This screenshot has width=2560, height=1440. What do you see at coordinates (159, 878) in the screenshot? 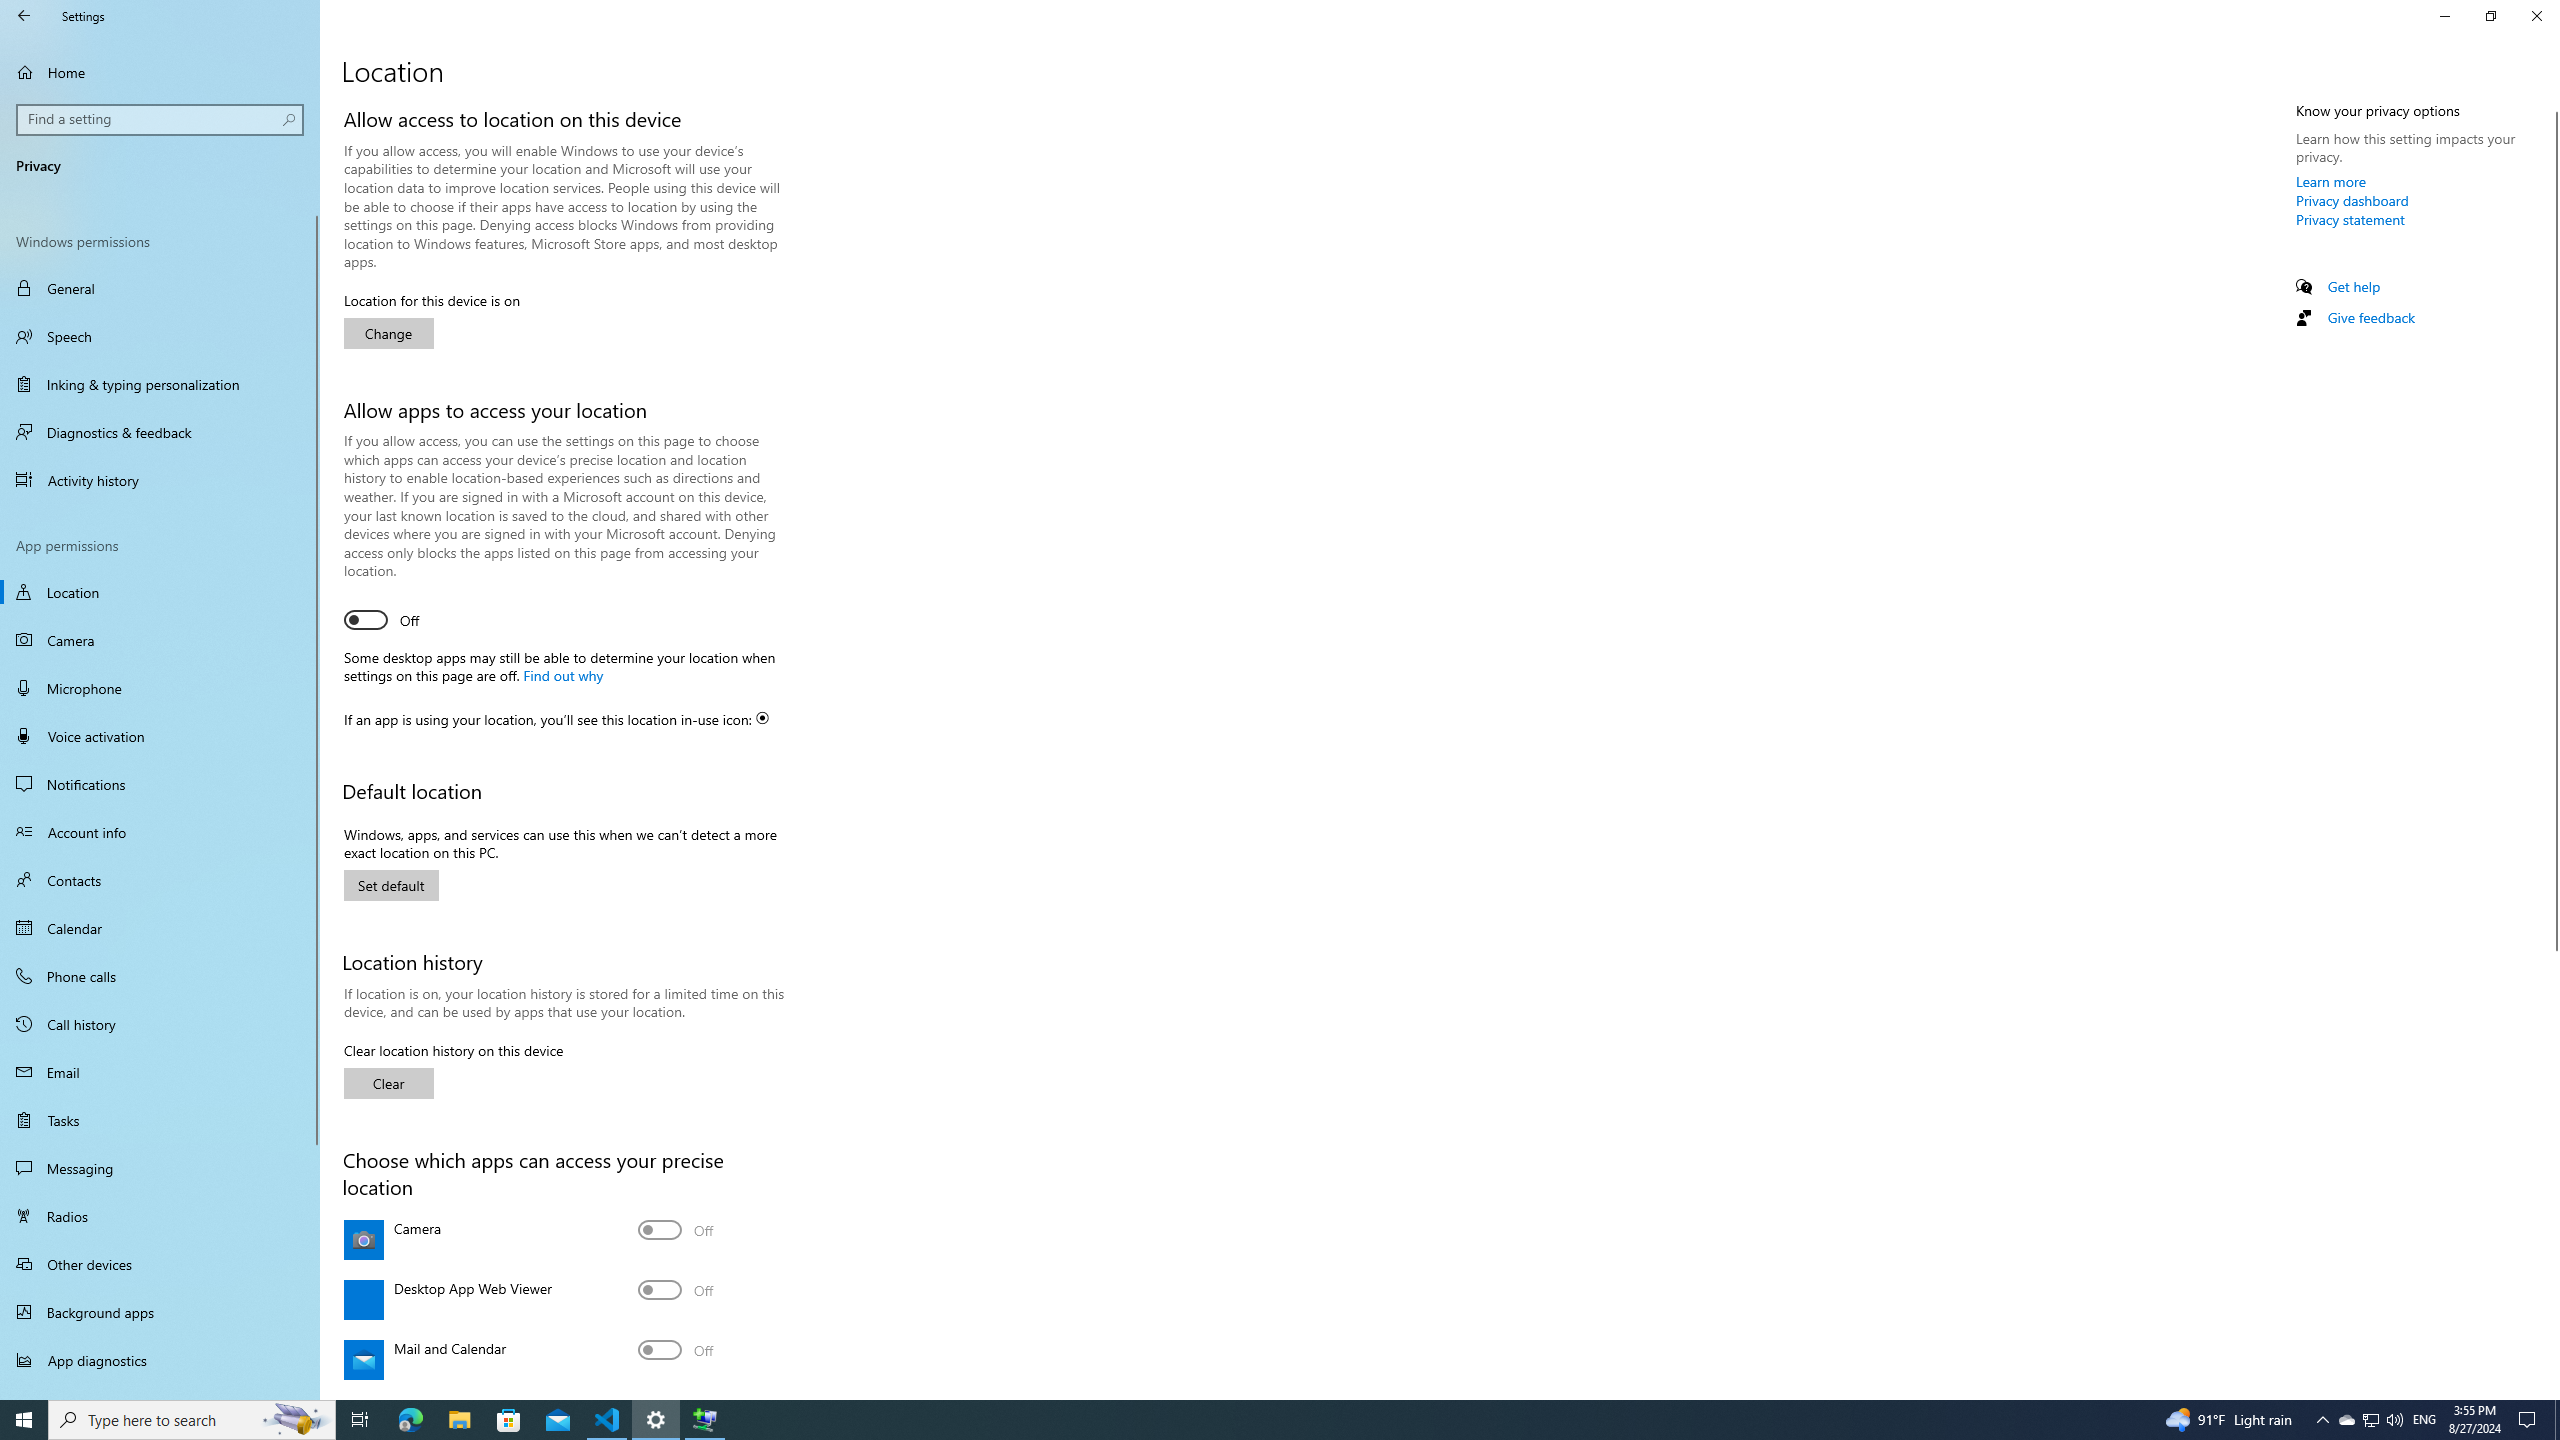
I see `'Contacts'` at bounding box center [159, 878].